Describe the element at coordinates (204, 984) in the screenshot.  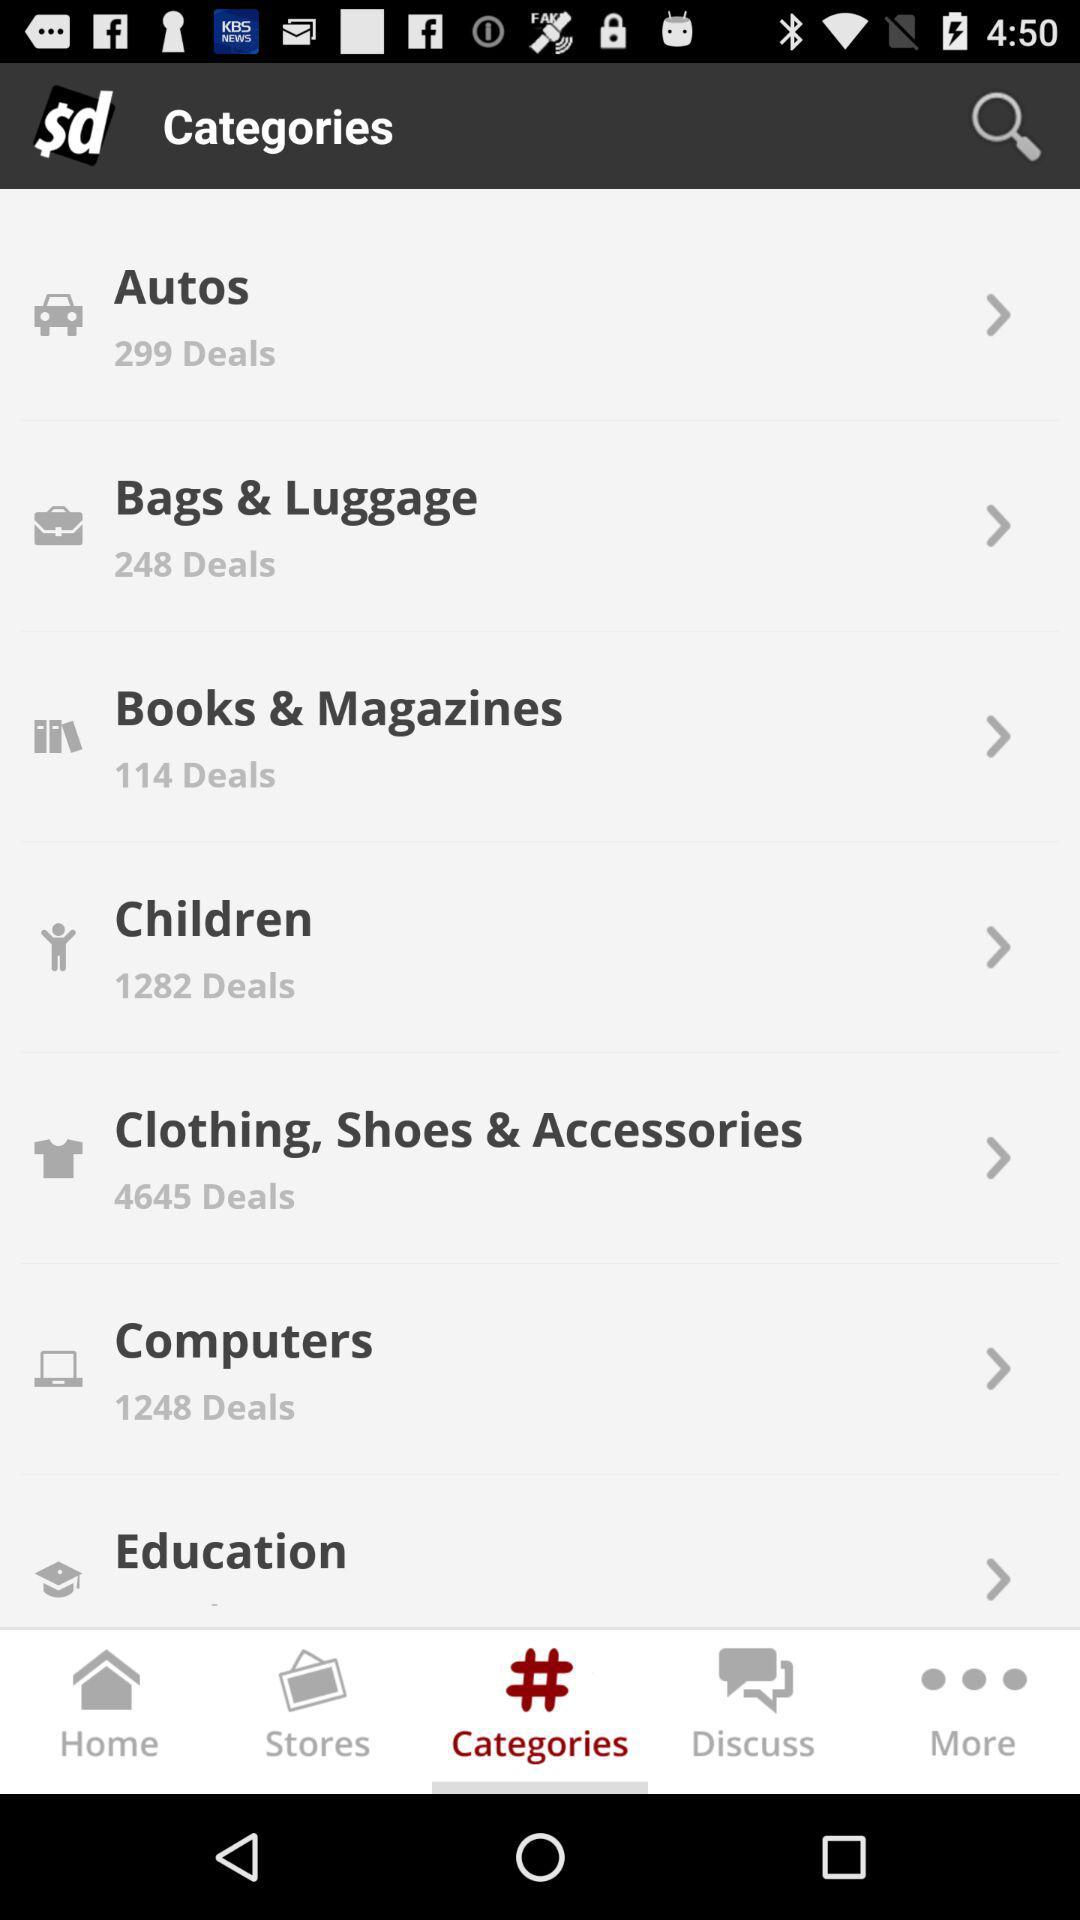
I see `the 1282 deals icon` at that location.